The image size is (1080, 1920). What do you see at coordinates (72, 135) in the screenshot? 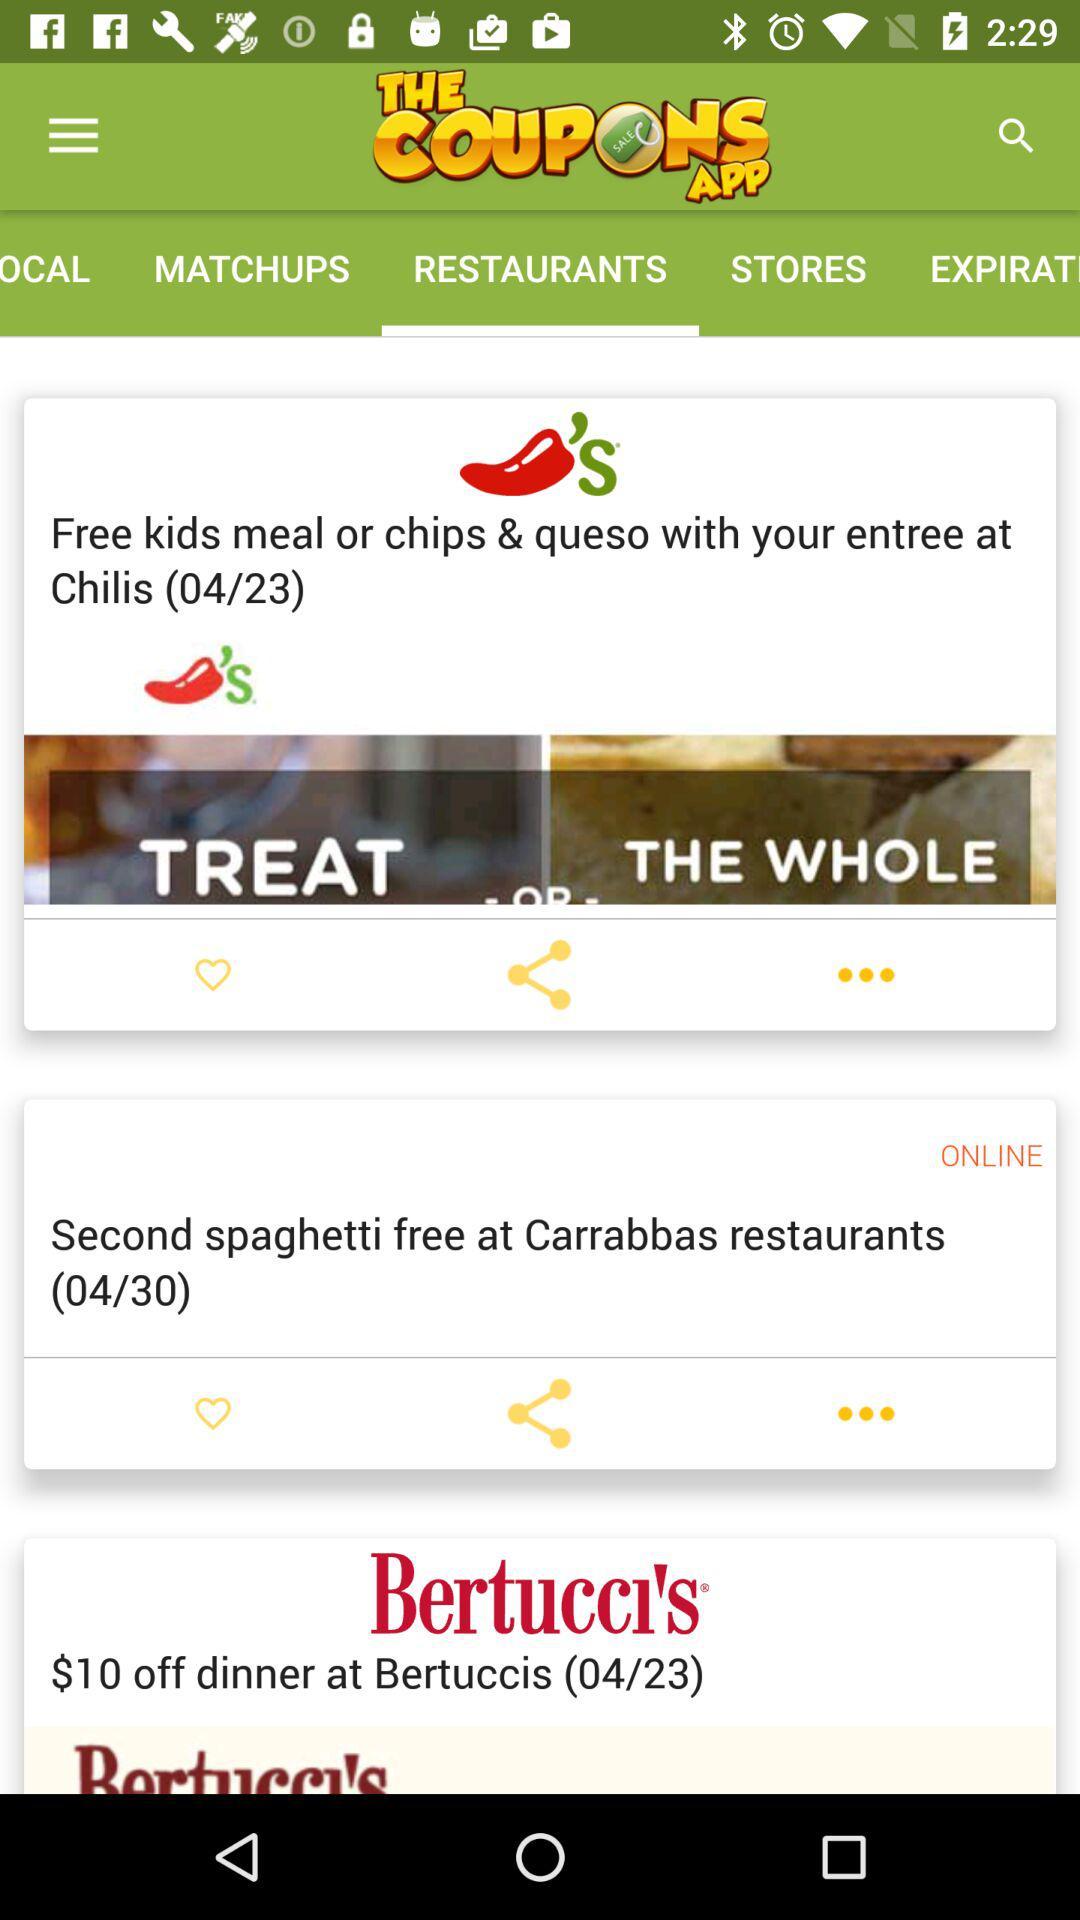
I see `icon above local item` at bounding box center [72, 135].